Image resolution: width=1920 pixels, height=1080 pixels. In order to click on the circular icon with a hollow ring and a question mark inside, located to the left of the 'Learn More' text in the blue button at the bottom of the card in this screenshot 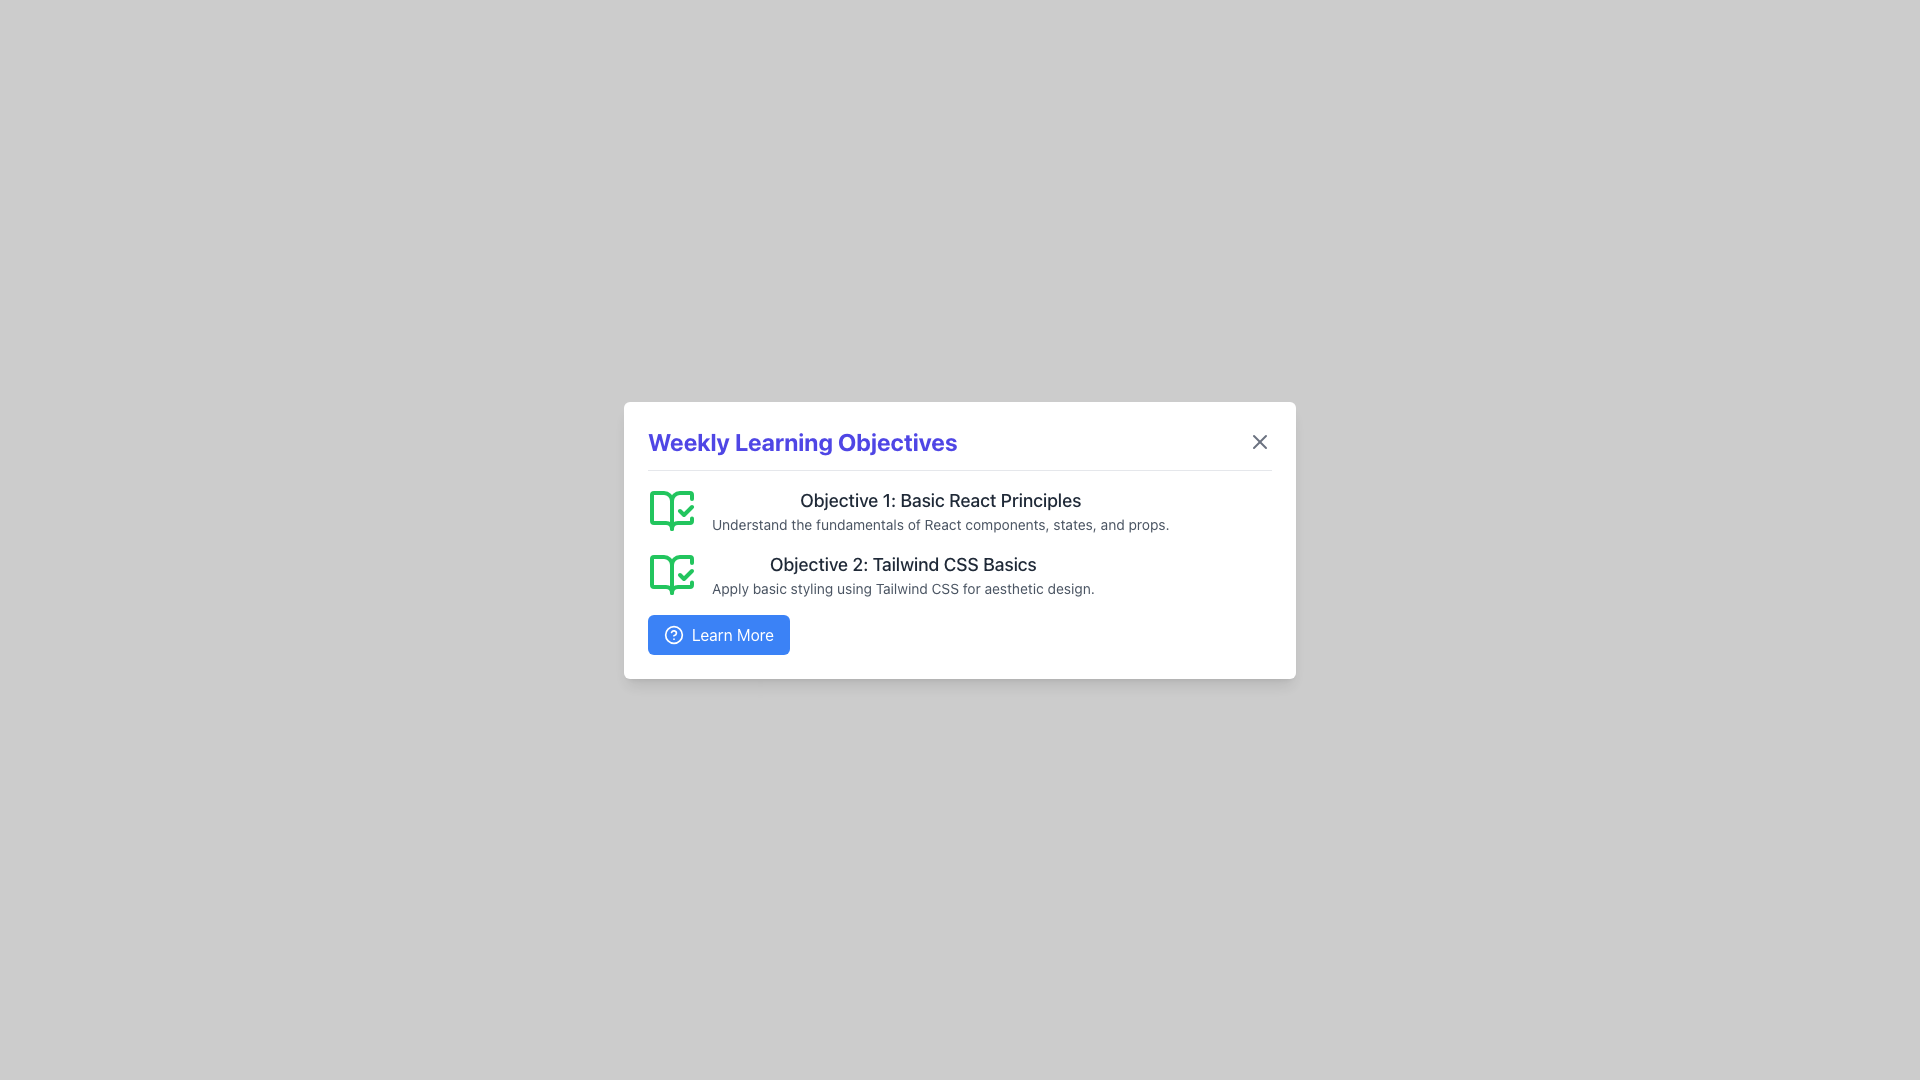, I will do `click(673, 633)`.